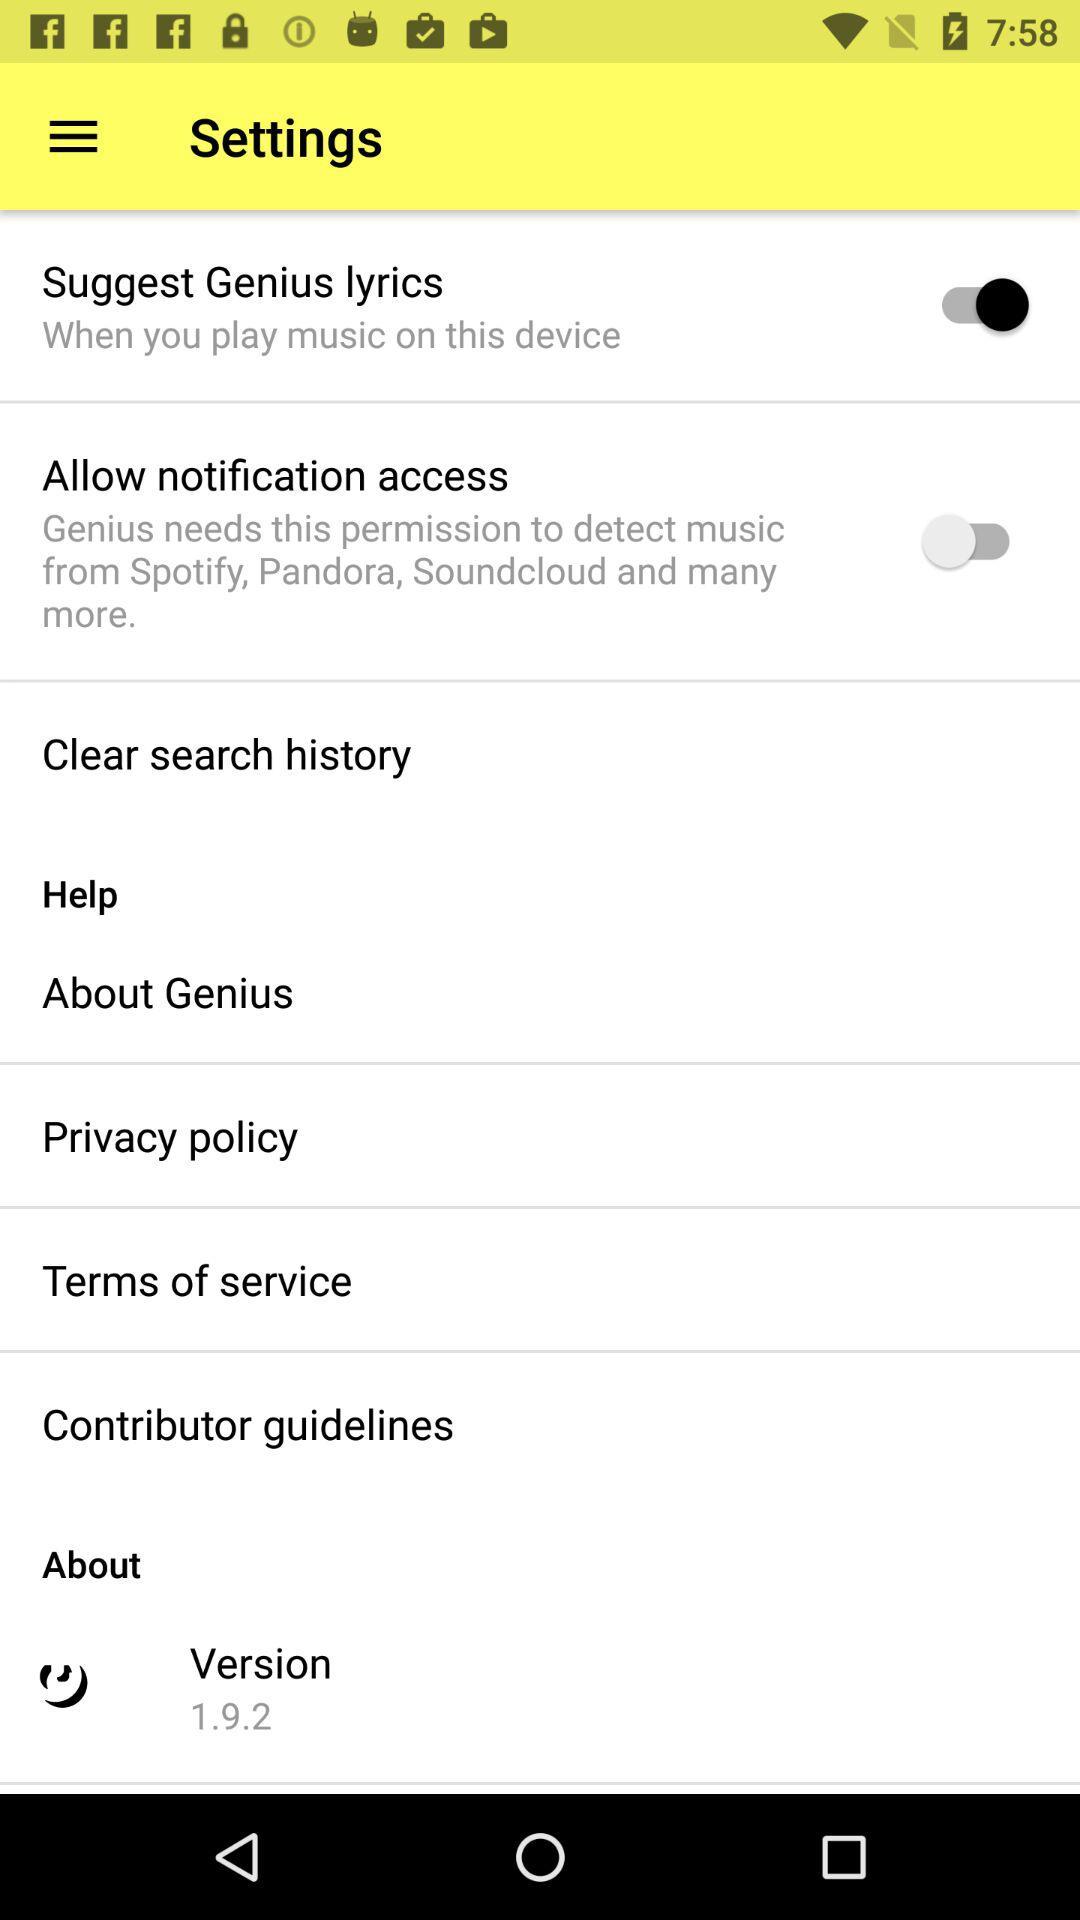  I want to click on terms of service icon, so click(197, 1278).